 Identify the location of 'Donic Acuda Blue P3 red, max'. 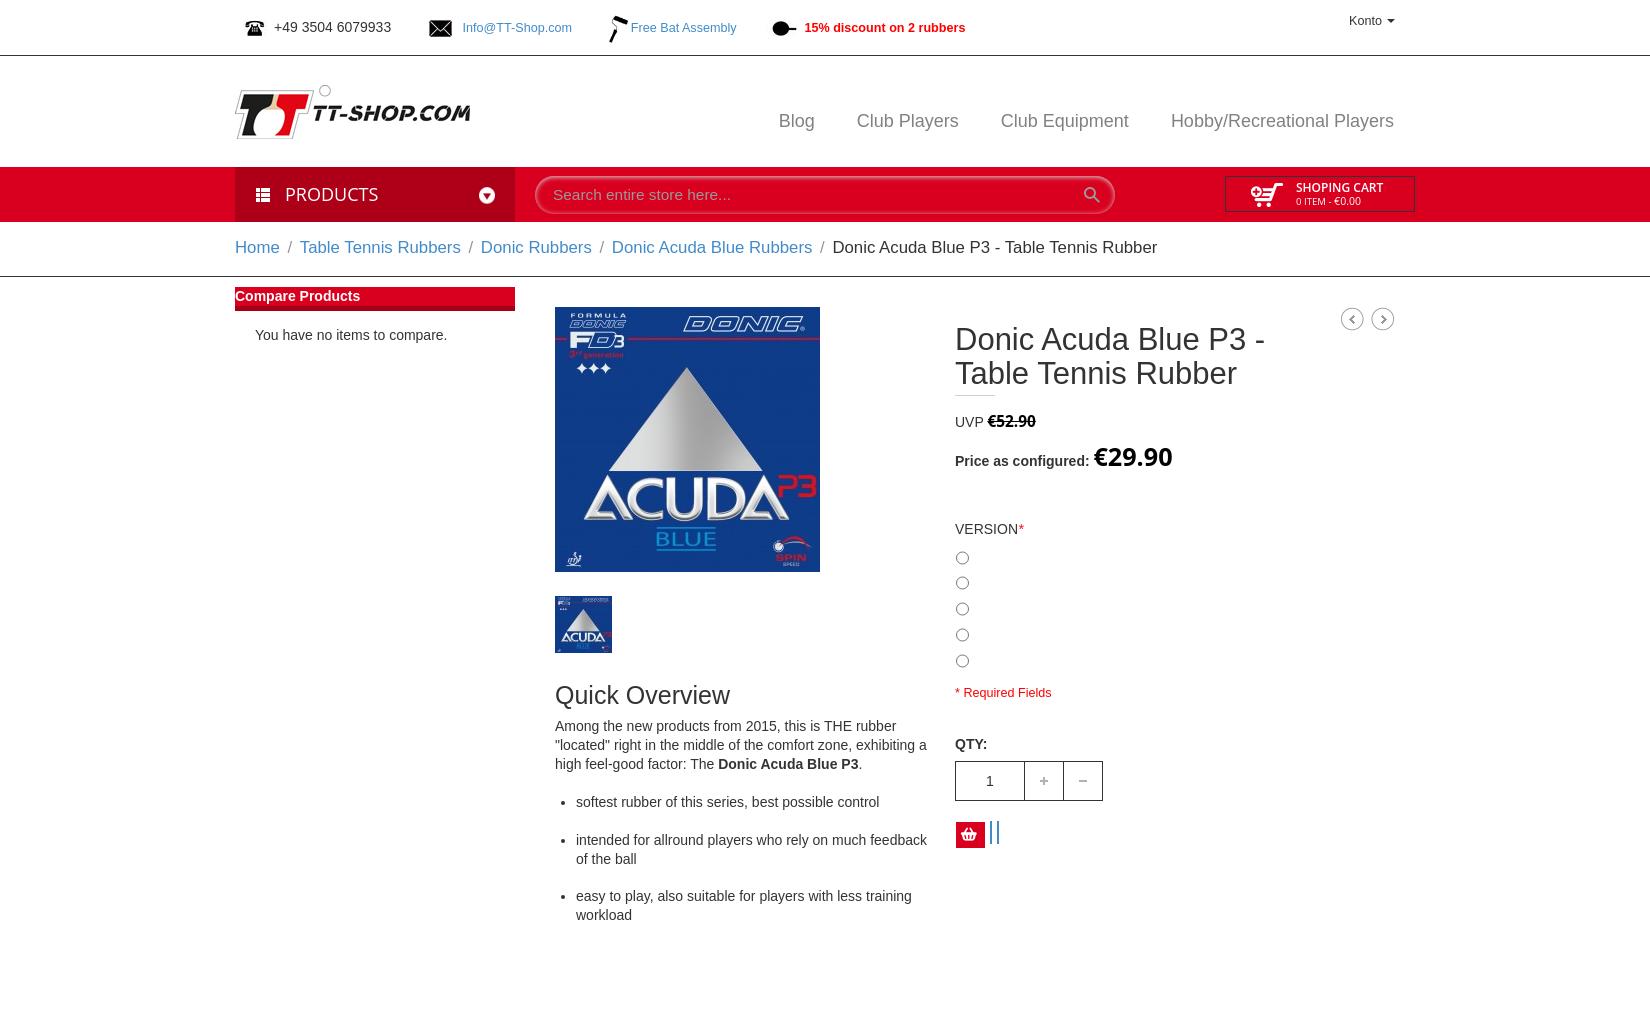
(1055, 606).